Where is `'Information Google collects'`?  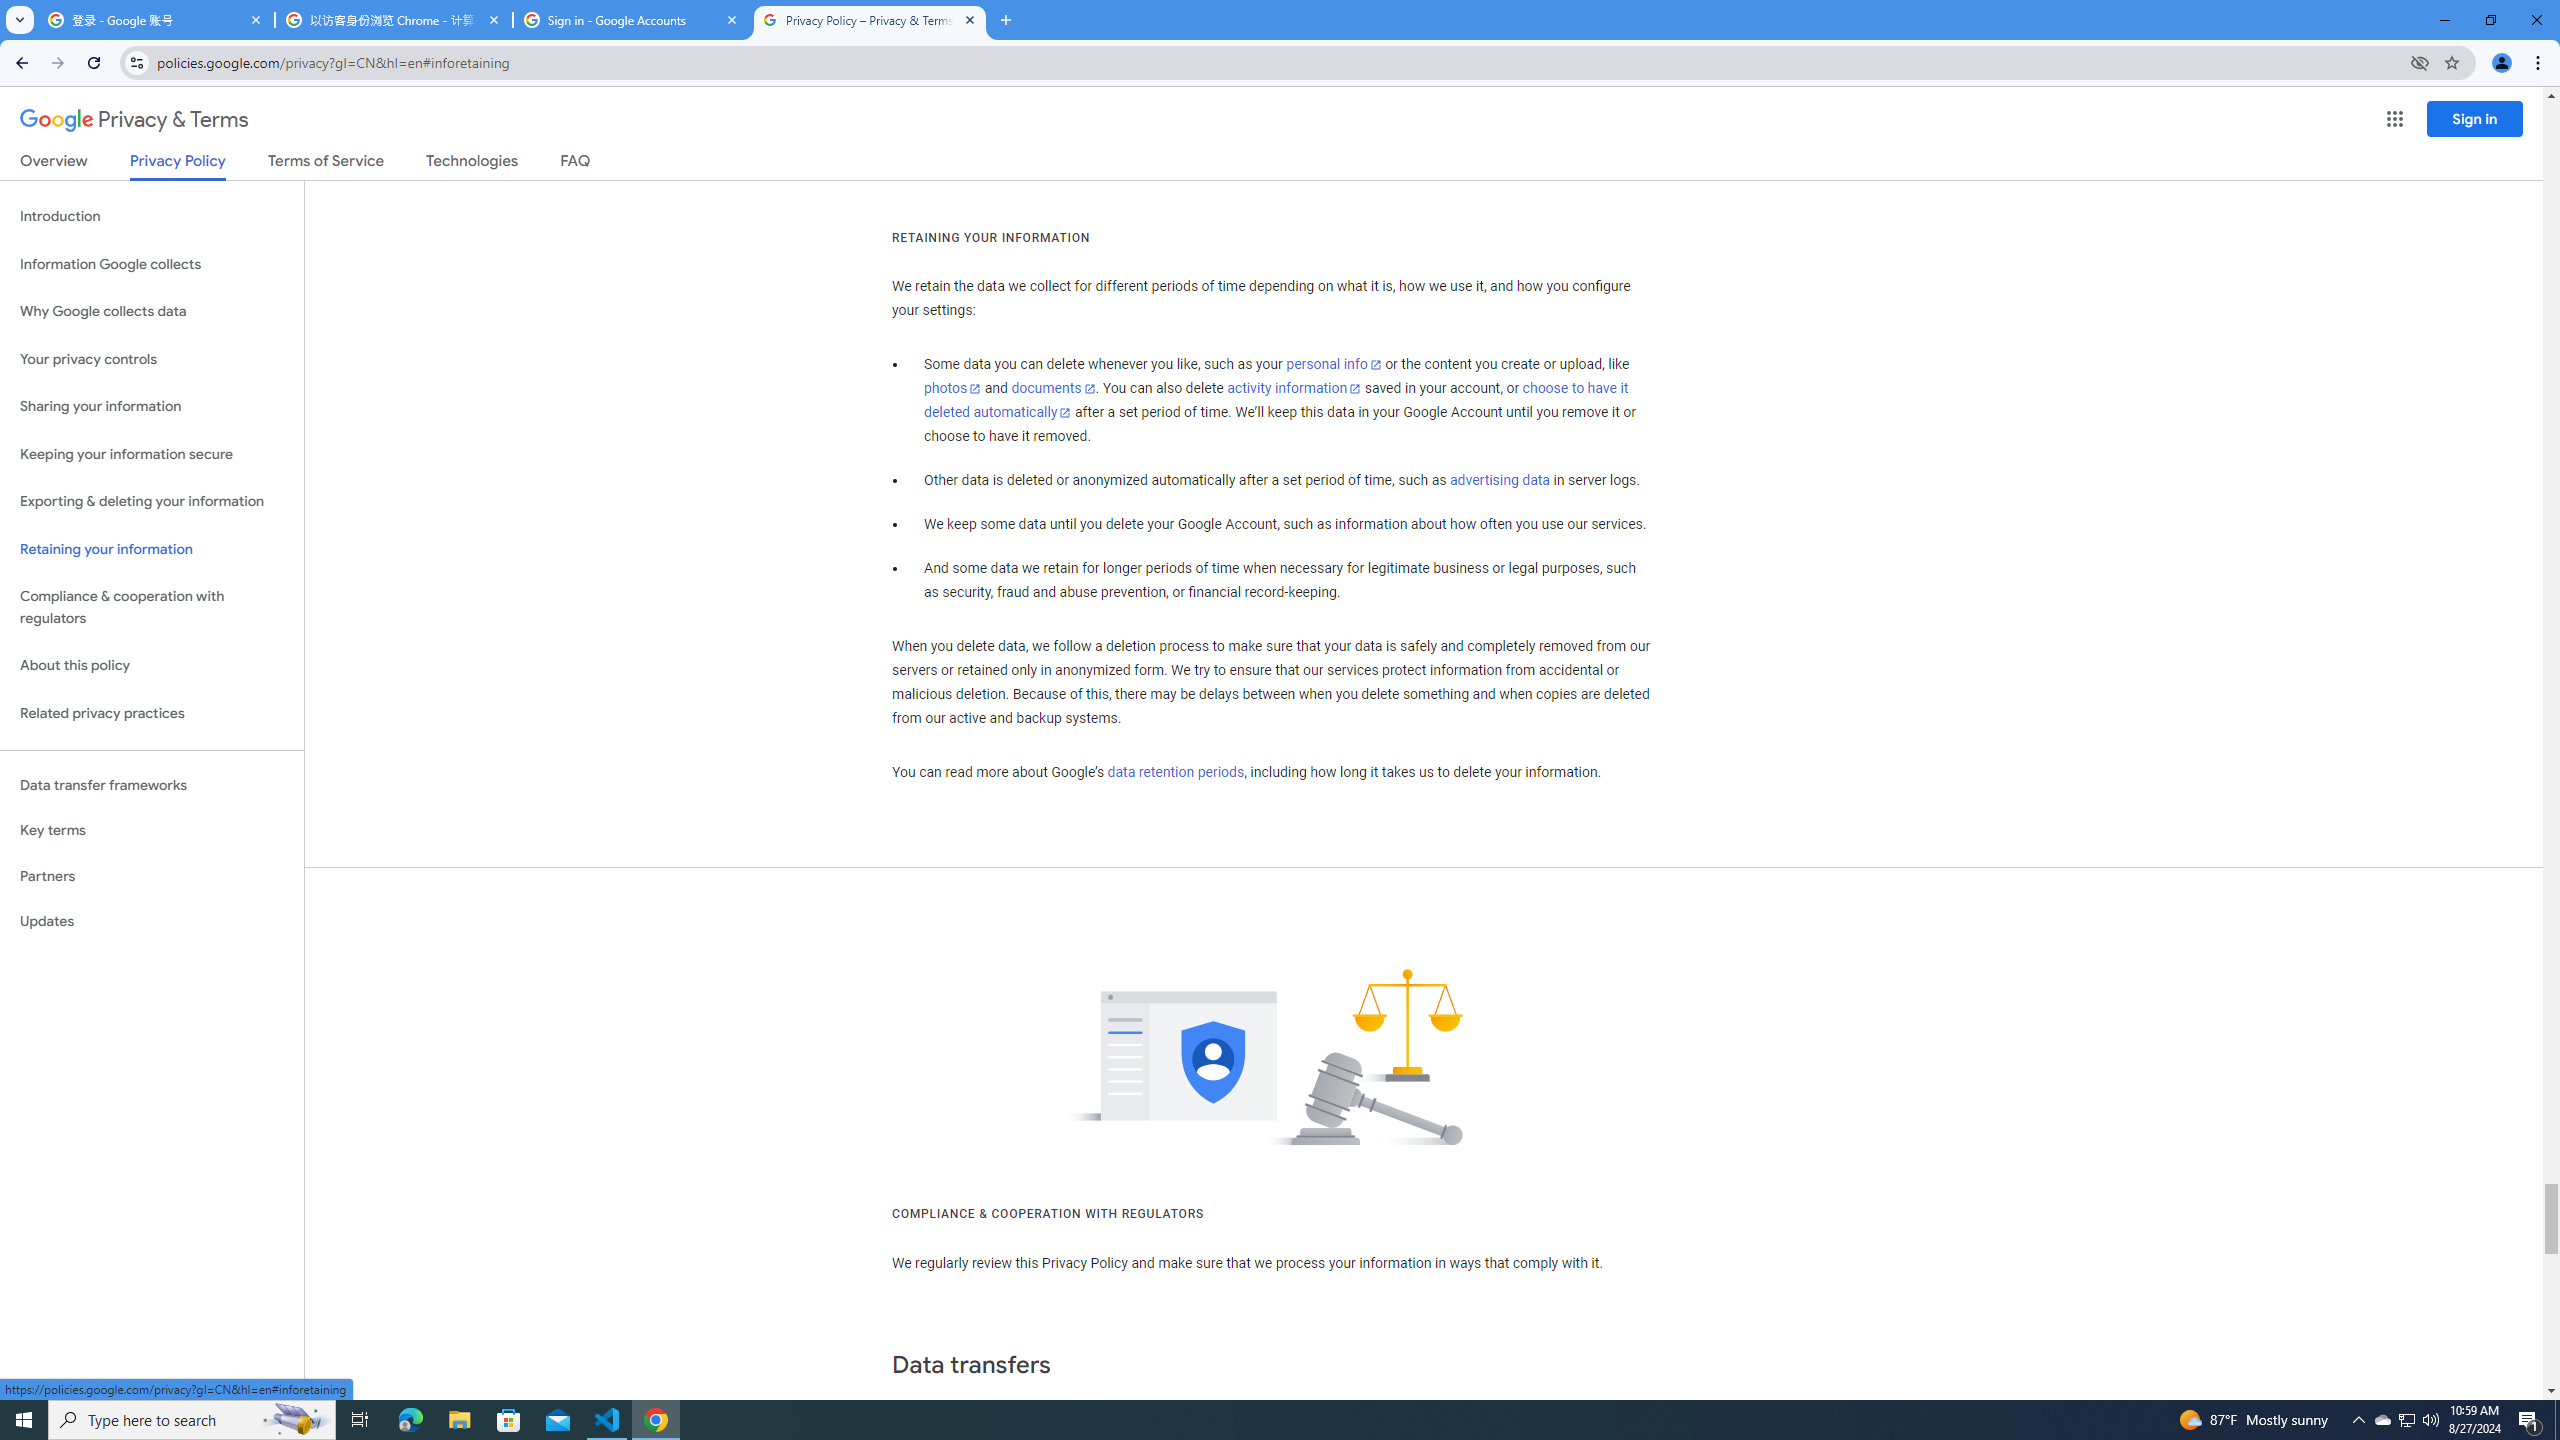
'Information Google collects' is located at coordinates (151, 264).